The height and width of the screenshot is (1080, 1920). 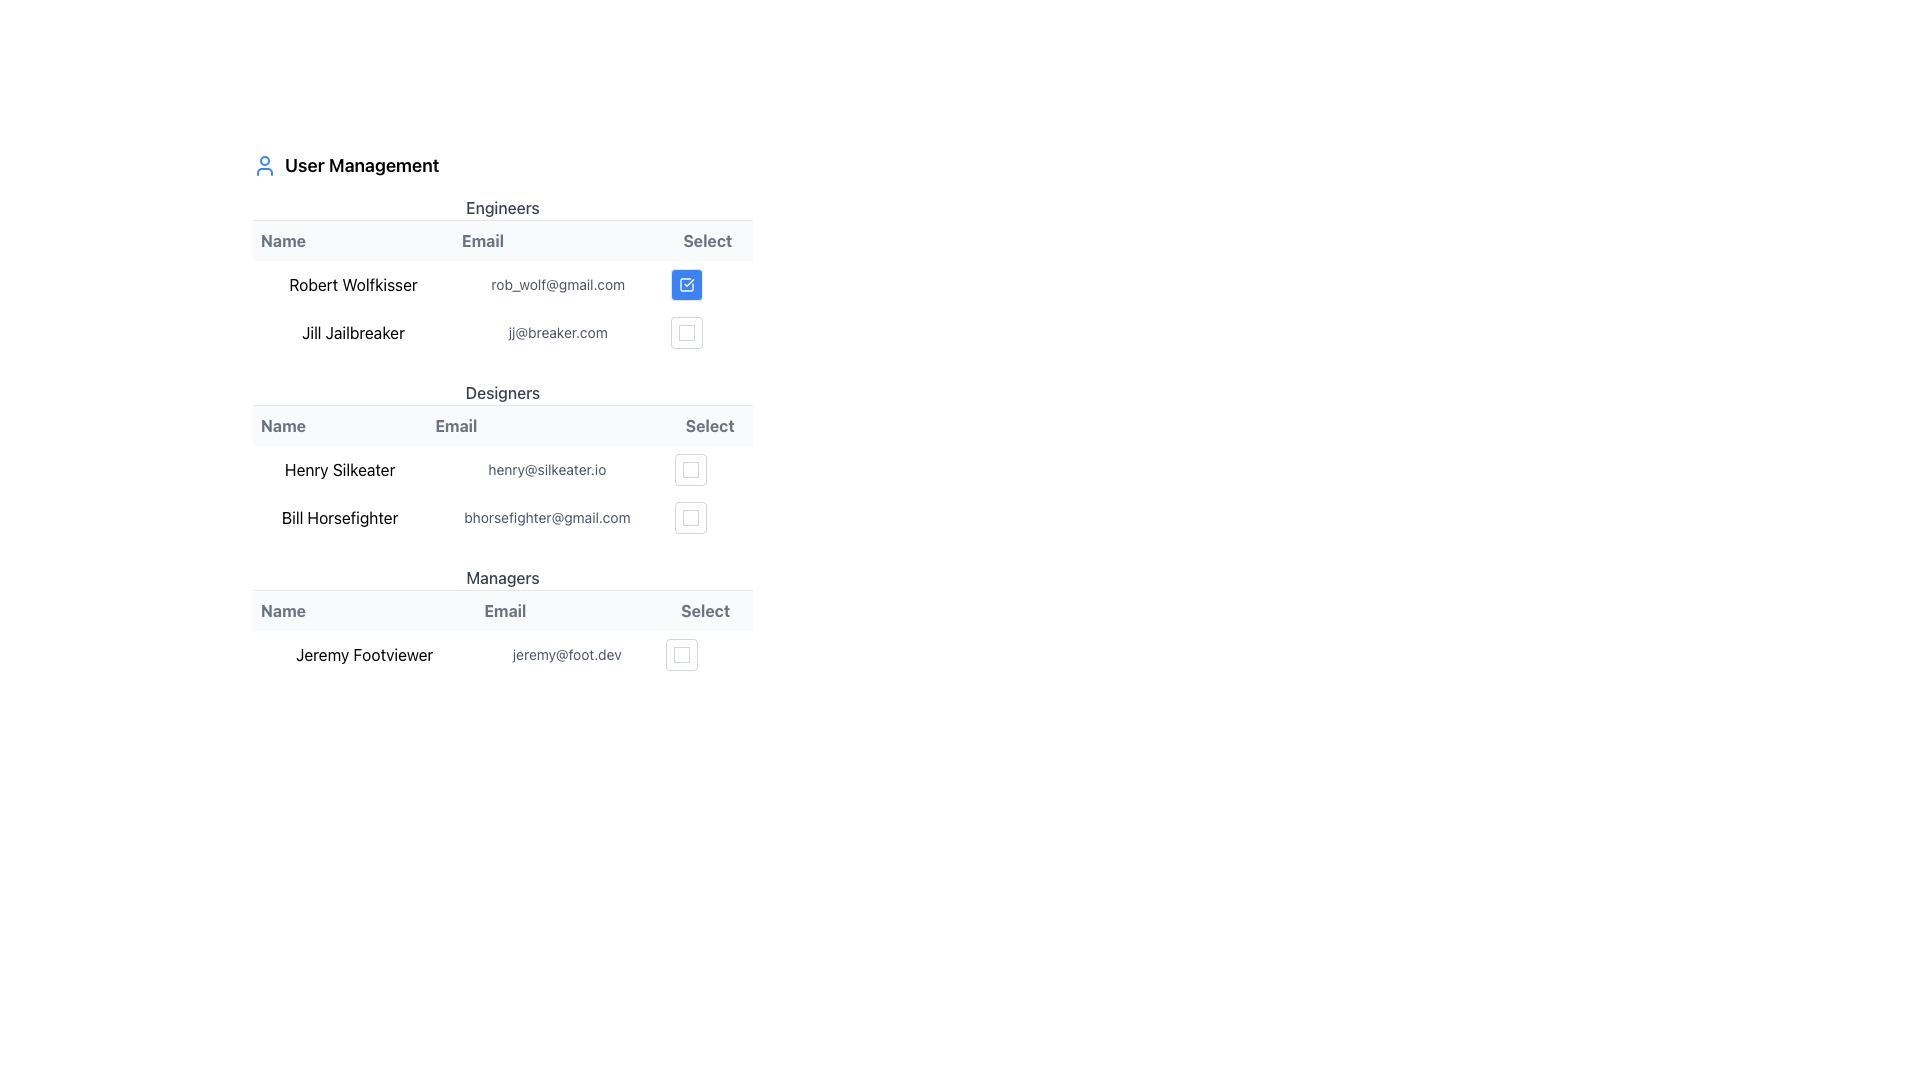 What do you see at coordinates (686, 331) in the screenshot?
I see `the button in the 'Select' column of the 'Engineers' table associated with user 'Jill Jailbreaker', located beside the email 'jj@breaker.com'` at bounding box center [686, 331].